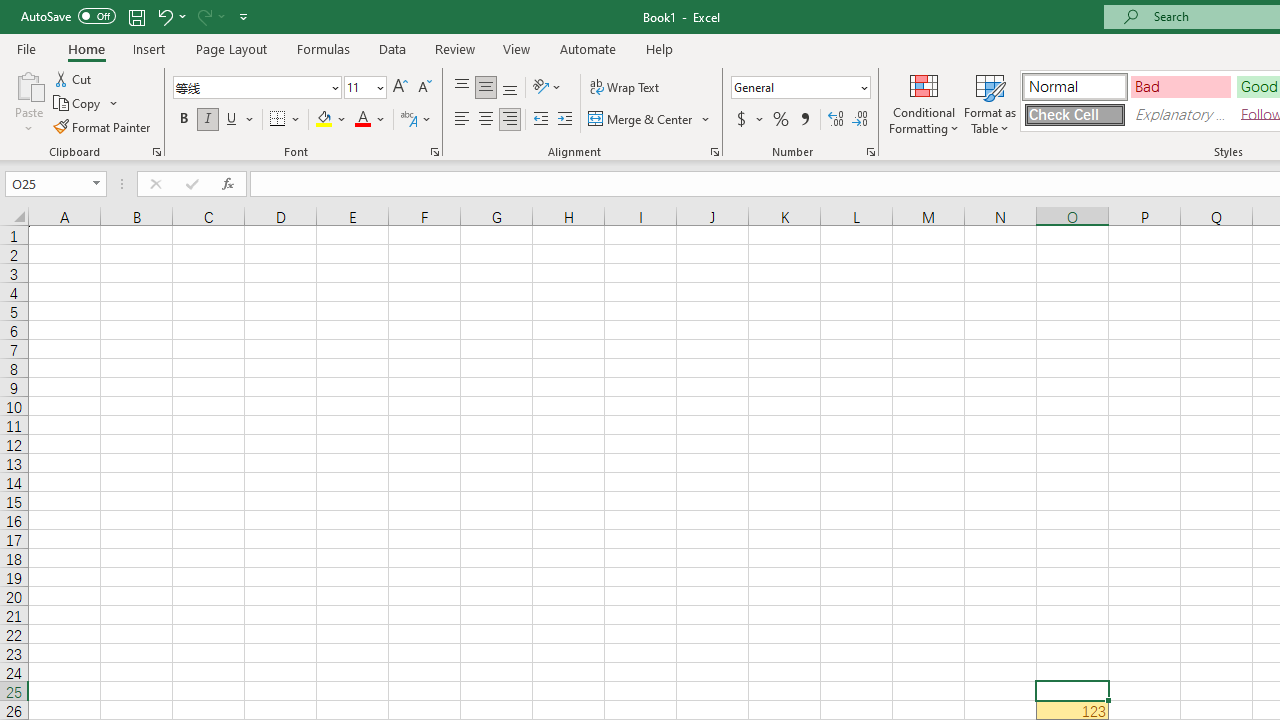  I want to click on 'Decrease Decimal', so click(859, 119).